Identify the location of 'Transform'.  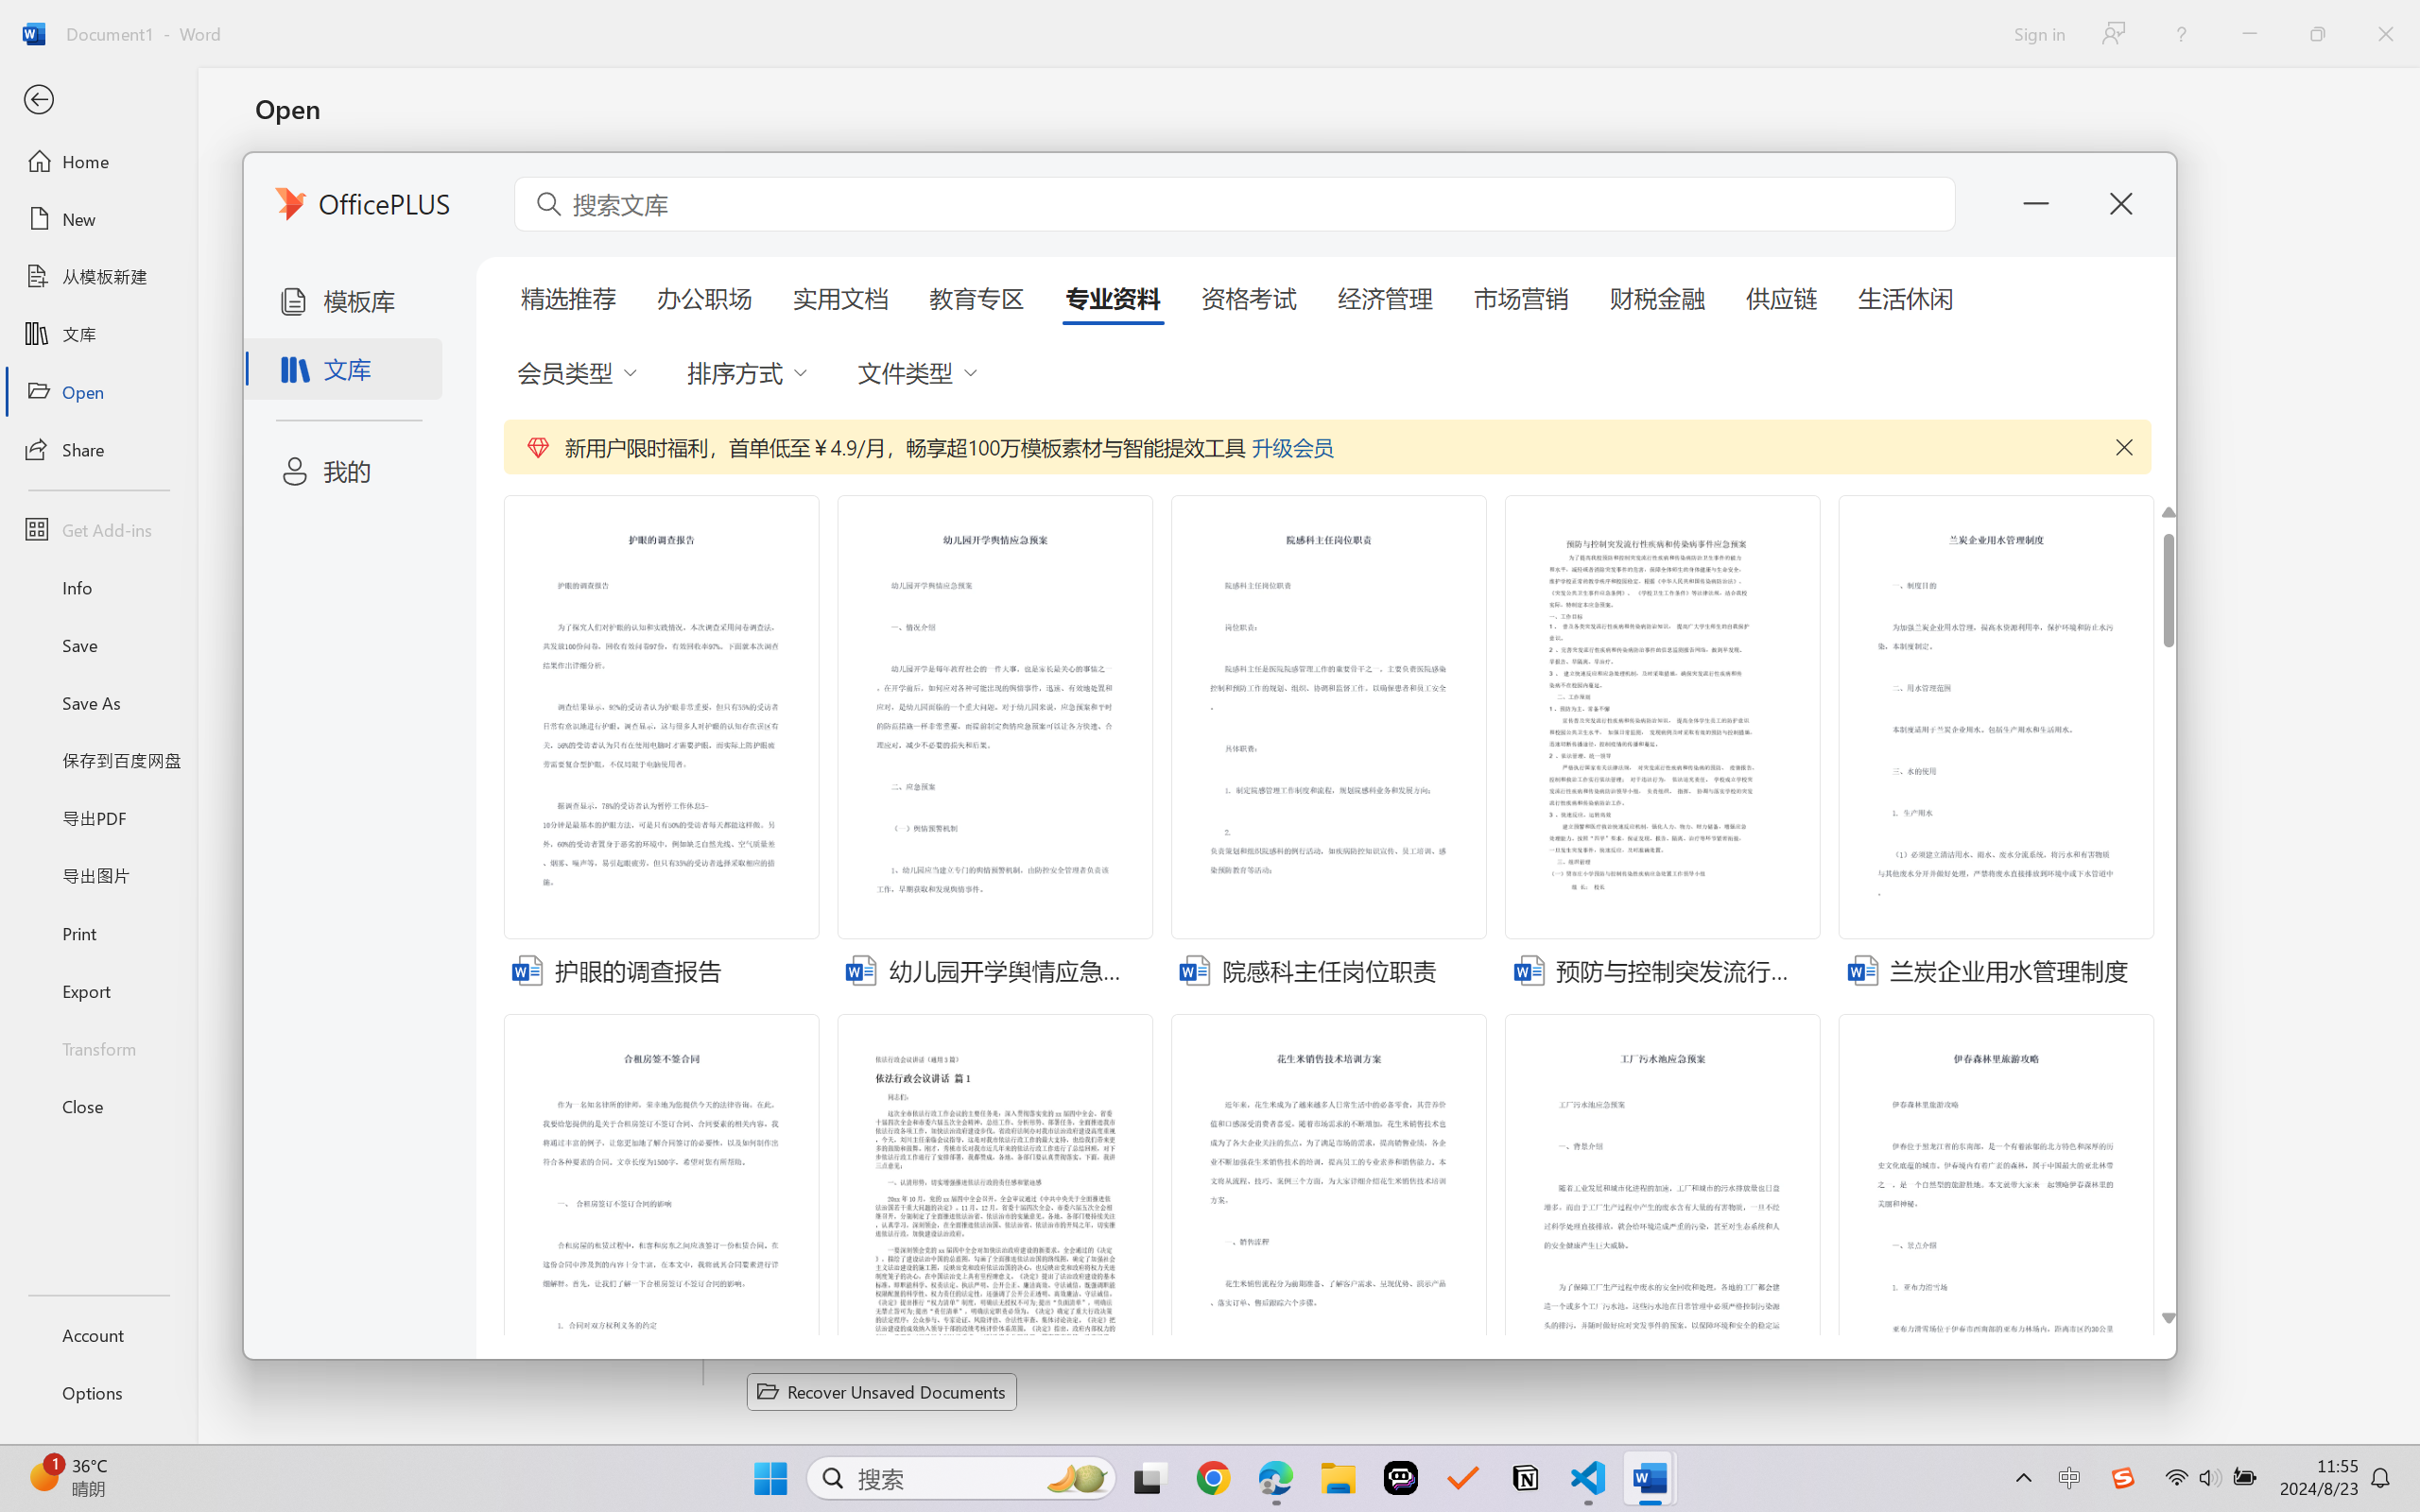
(97, 1046).